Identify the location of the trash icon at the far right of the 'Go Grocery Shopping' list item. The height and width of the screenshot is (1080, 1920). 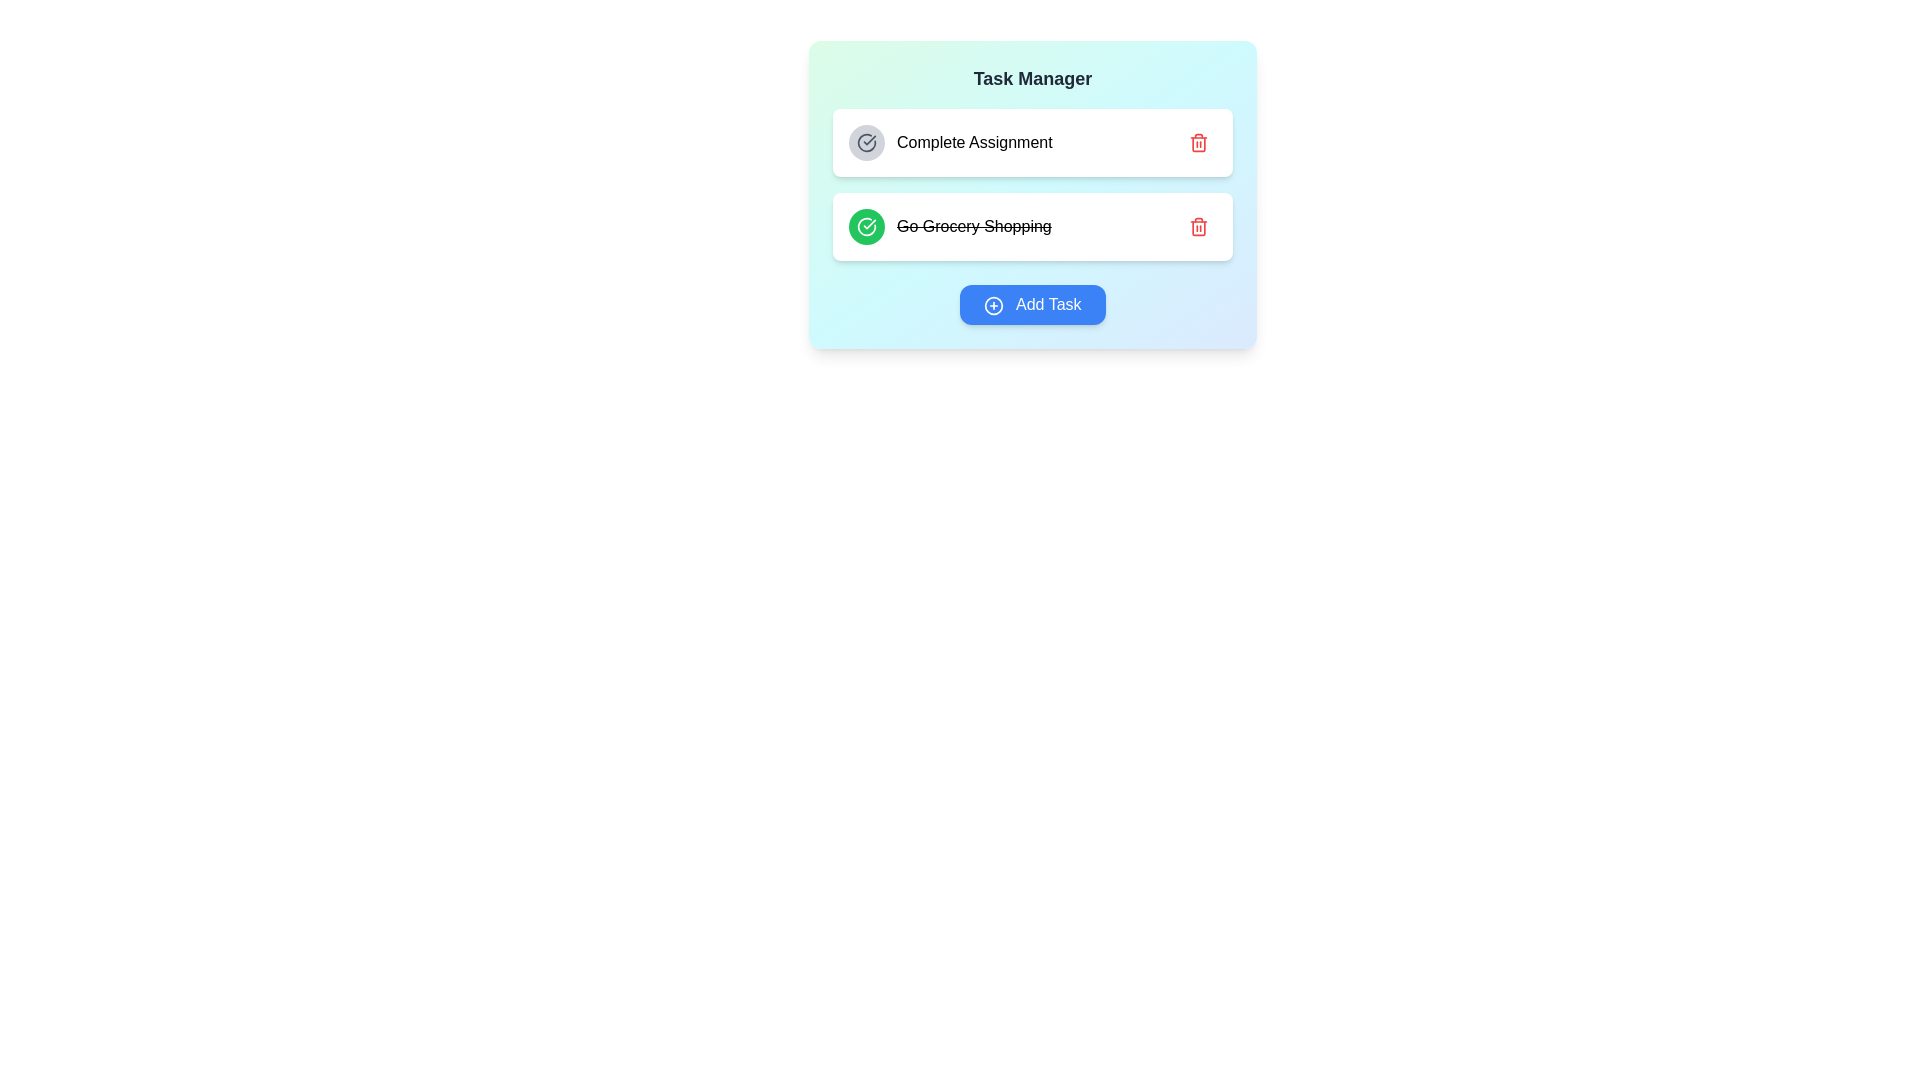
(1199, 226).